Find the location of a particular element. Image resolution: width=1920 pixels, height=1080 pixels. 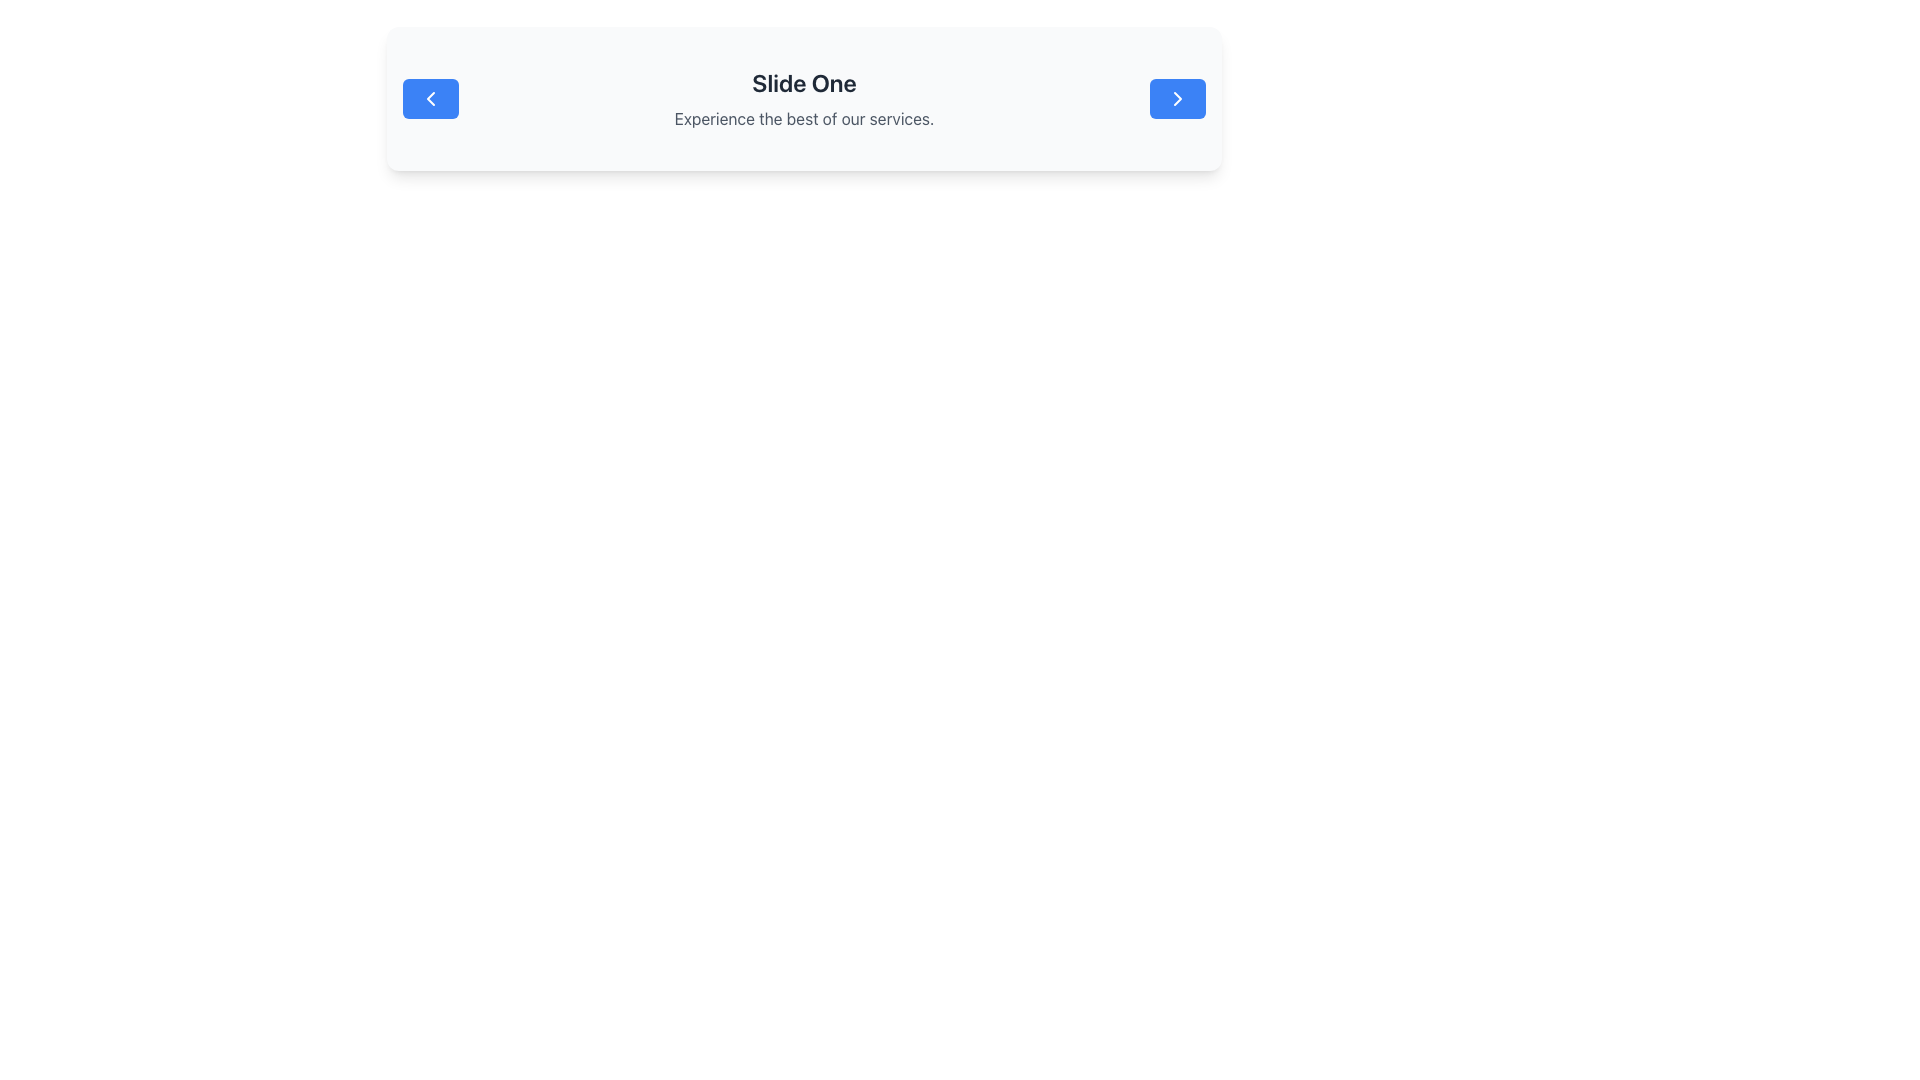

the Text Display Area that contains the lines 'Slide One' and 'Experience the best of our services', centrally positioned between two blue buttons is located at coordinates (804, 99).